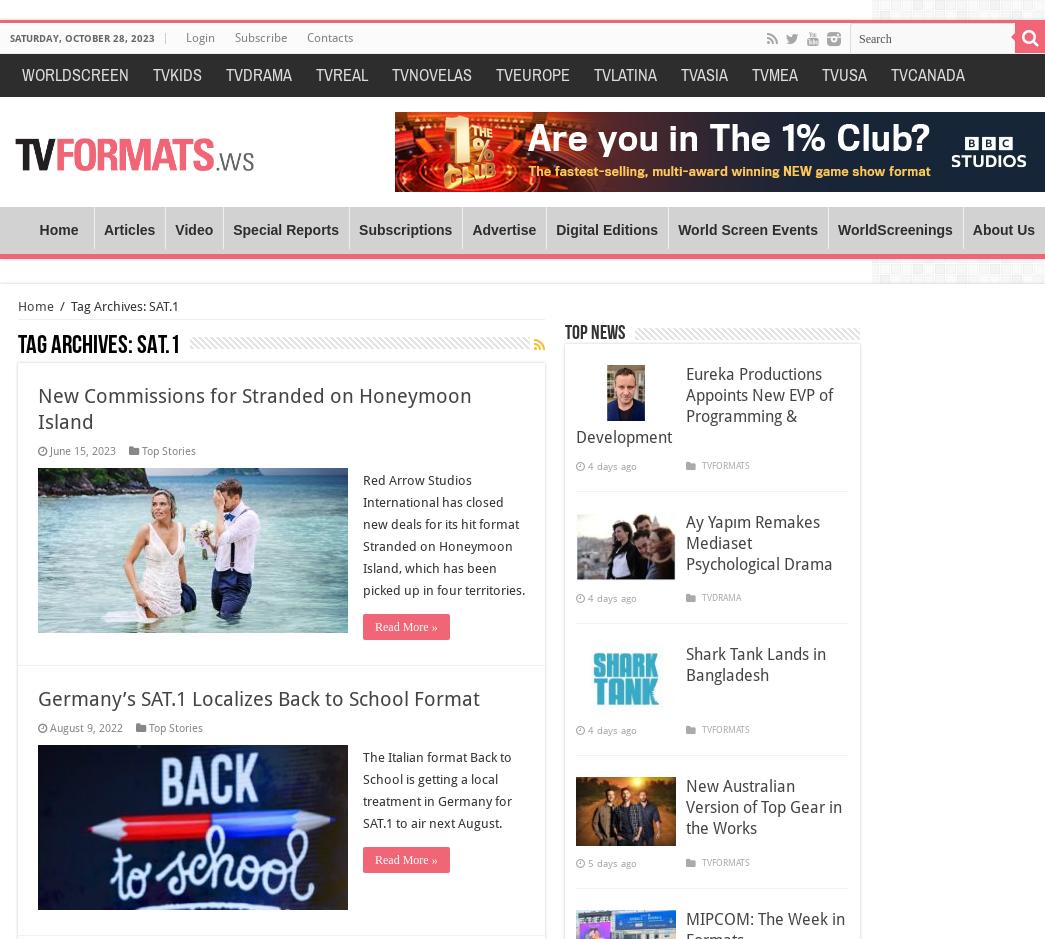 The image size is (1045, 939). I want to click on 'Shark Tank Lands in Bangladesh', so click(754, 664).